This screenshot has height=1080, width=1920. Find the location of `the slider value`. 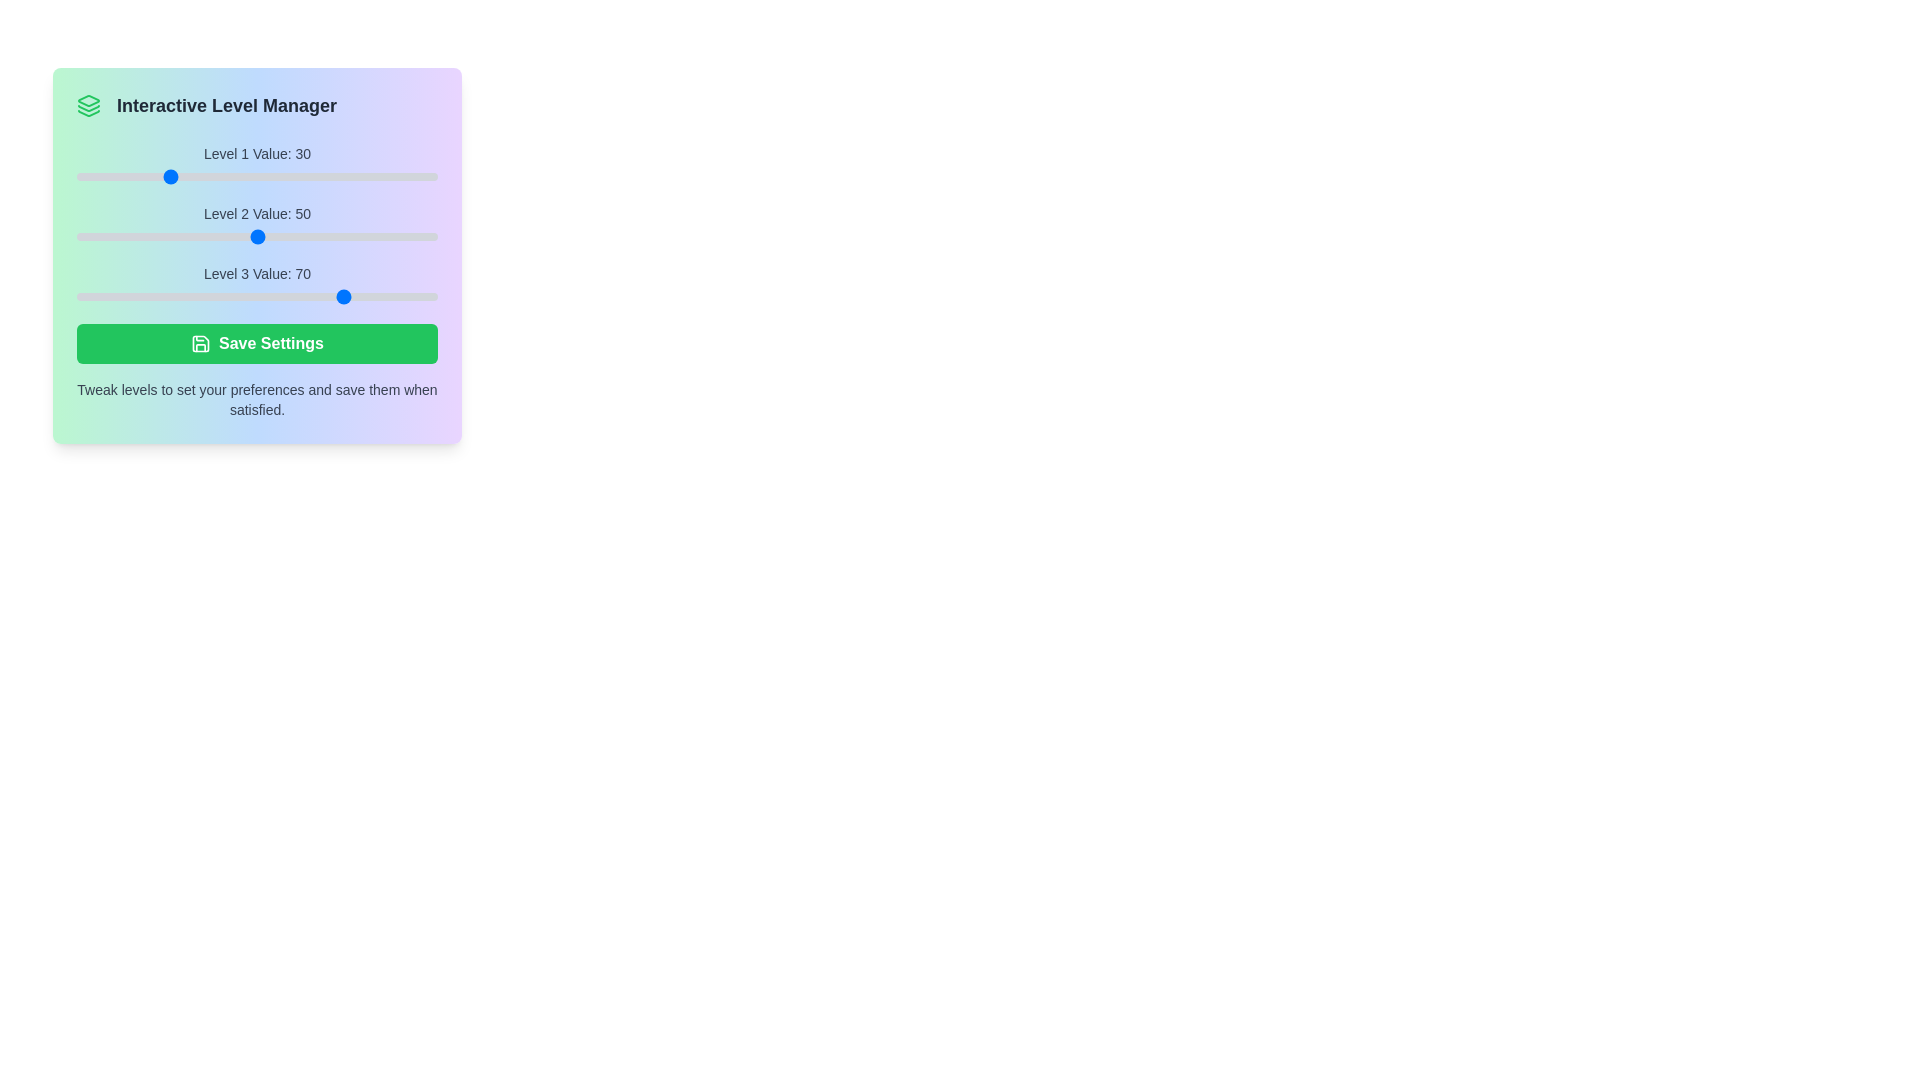

the slider value is located at coordinates (189, 235).